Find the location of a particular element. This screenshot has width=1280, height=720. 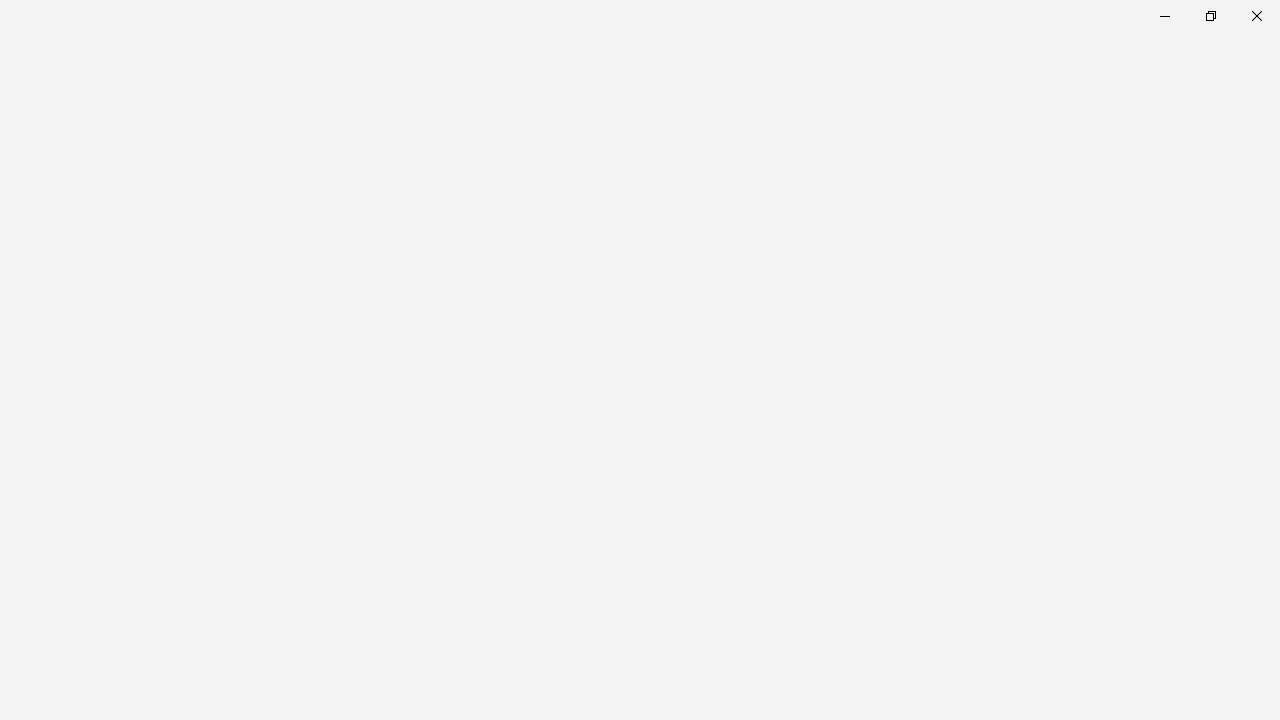

'Minimize Calculator' is located at coordinates (1164, 15).